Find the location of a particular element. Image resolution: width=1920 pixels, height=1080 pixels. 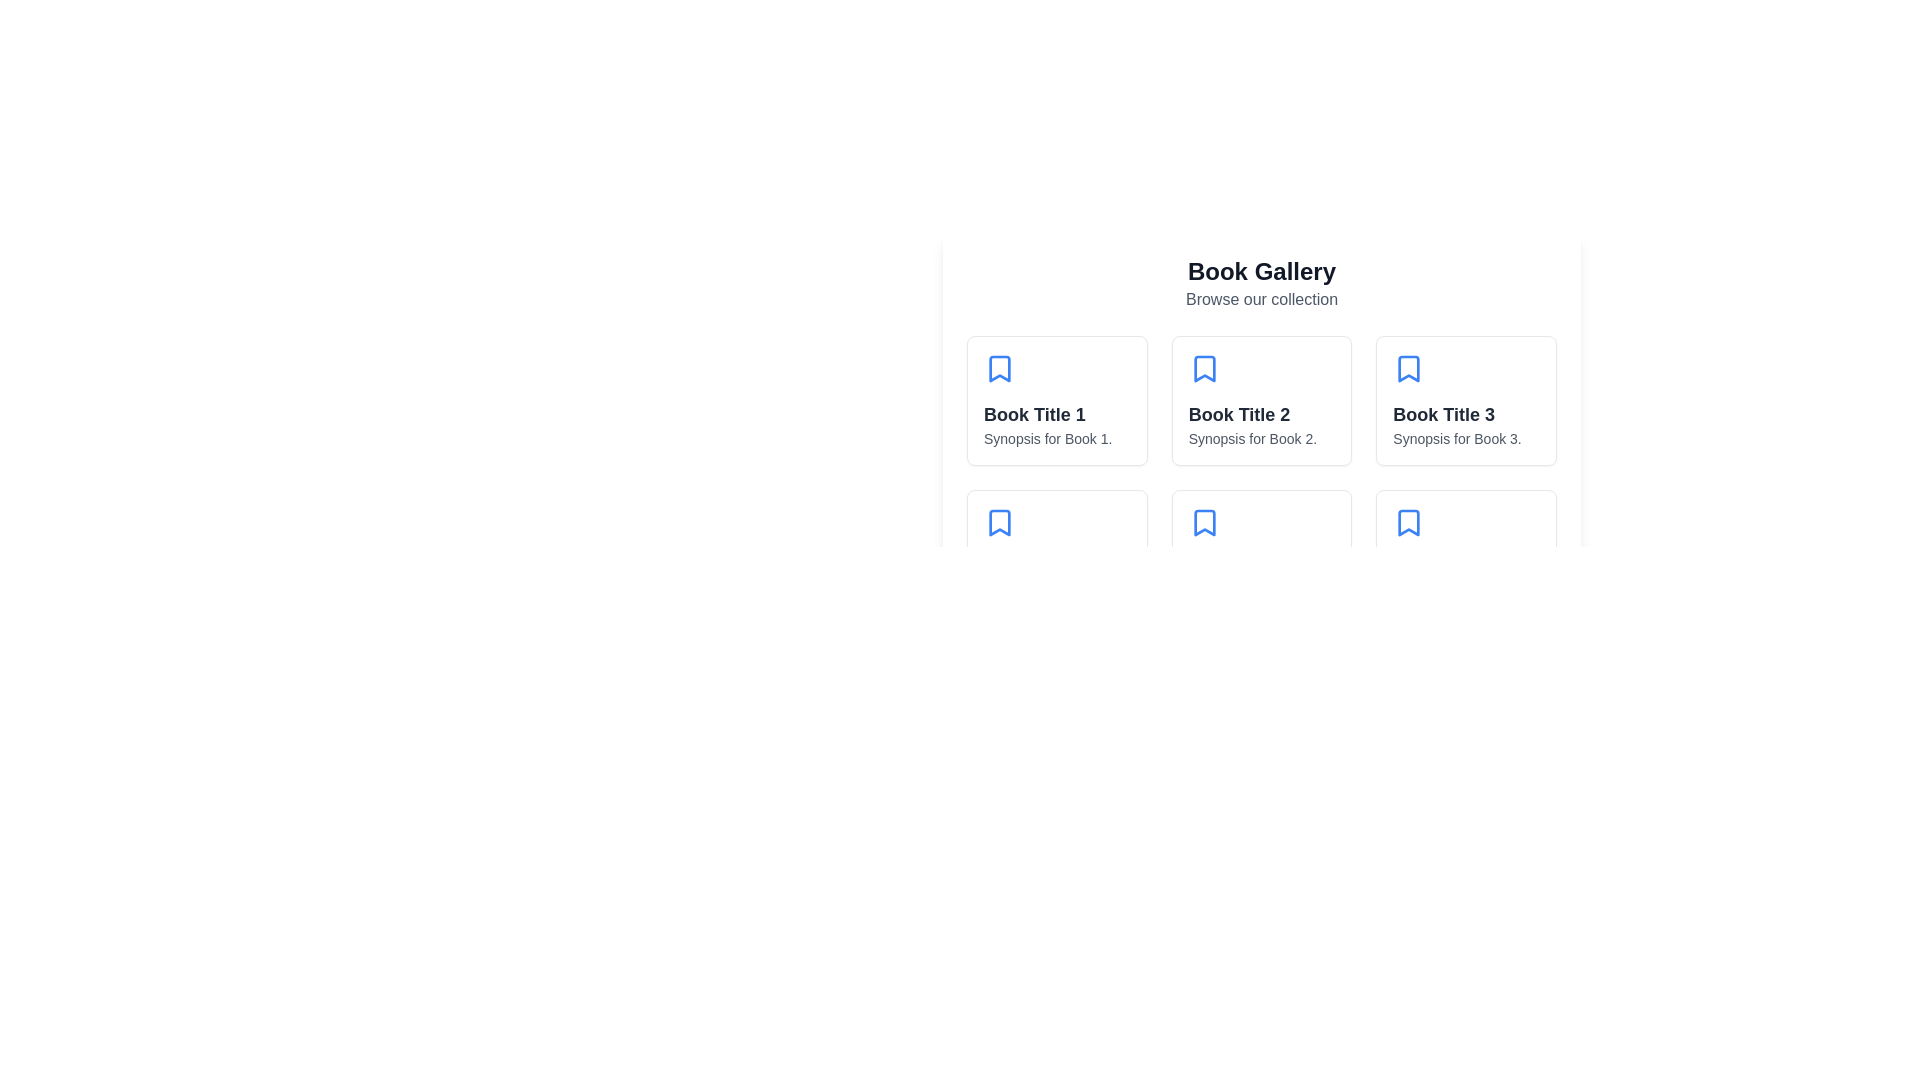

the blue bookmark icon, which is a vertical rectangular shape with a pointed bottom, located in the fourth cell of a grid layout is located at coordinates (1203, 522).